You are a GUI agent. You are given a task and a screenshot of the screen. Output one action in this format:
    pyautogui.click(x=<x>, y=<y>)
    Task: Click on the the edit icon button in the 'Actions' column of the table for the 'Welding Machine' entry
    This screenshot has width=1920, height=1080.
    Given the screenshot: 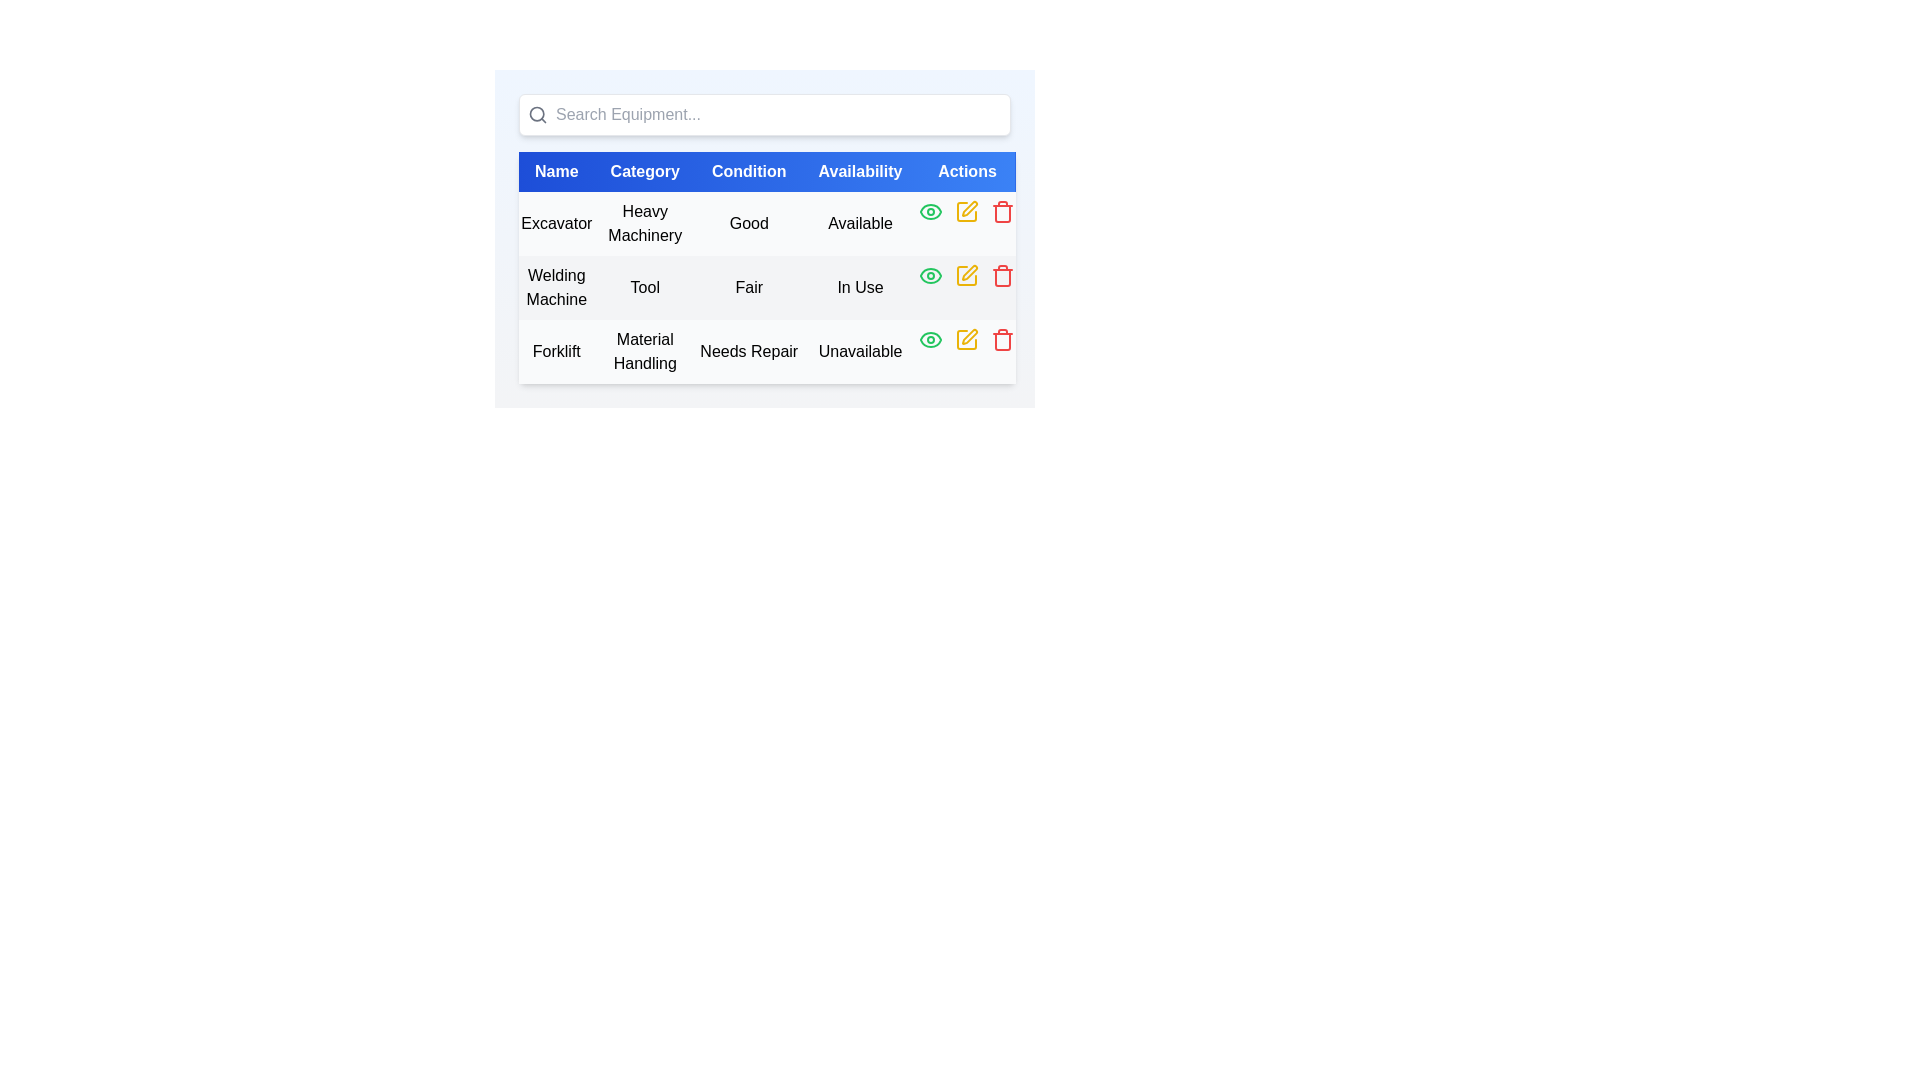 What is the action you would take?
    pyautogui.click(x=970, y=273)
    